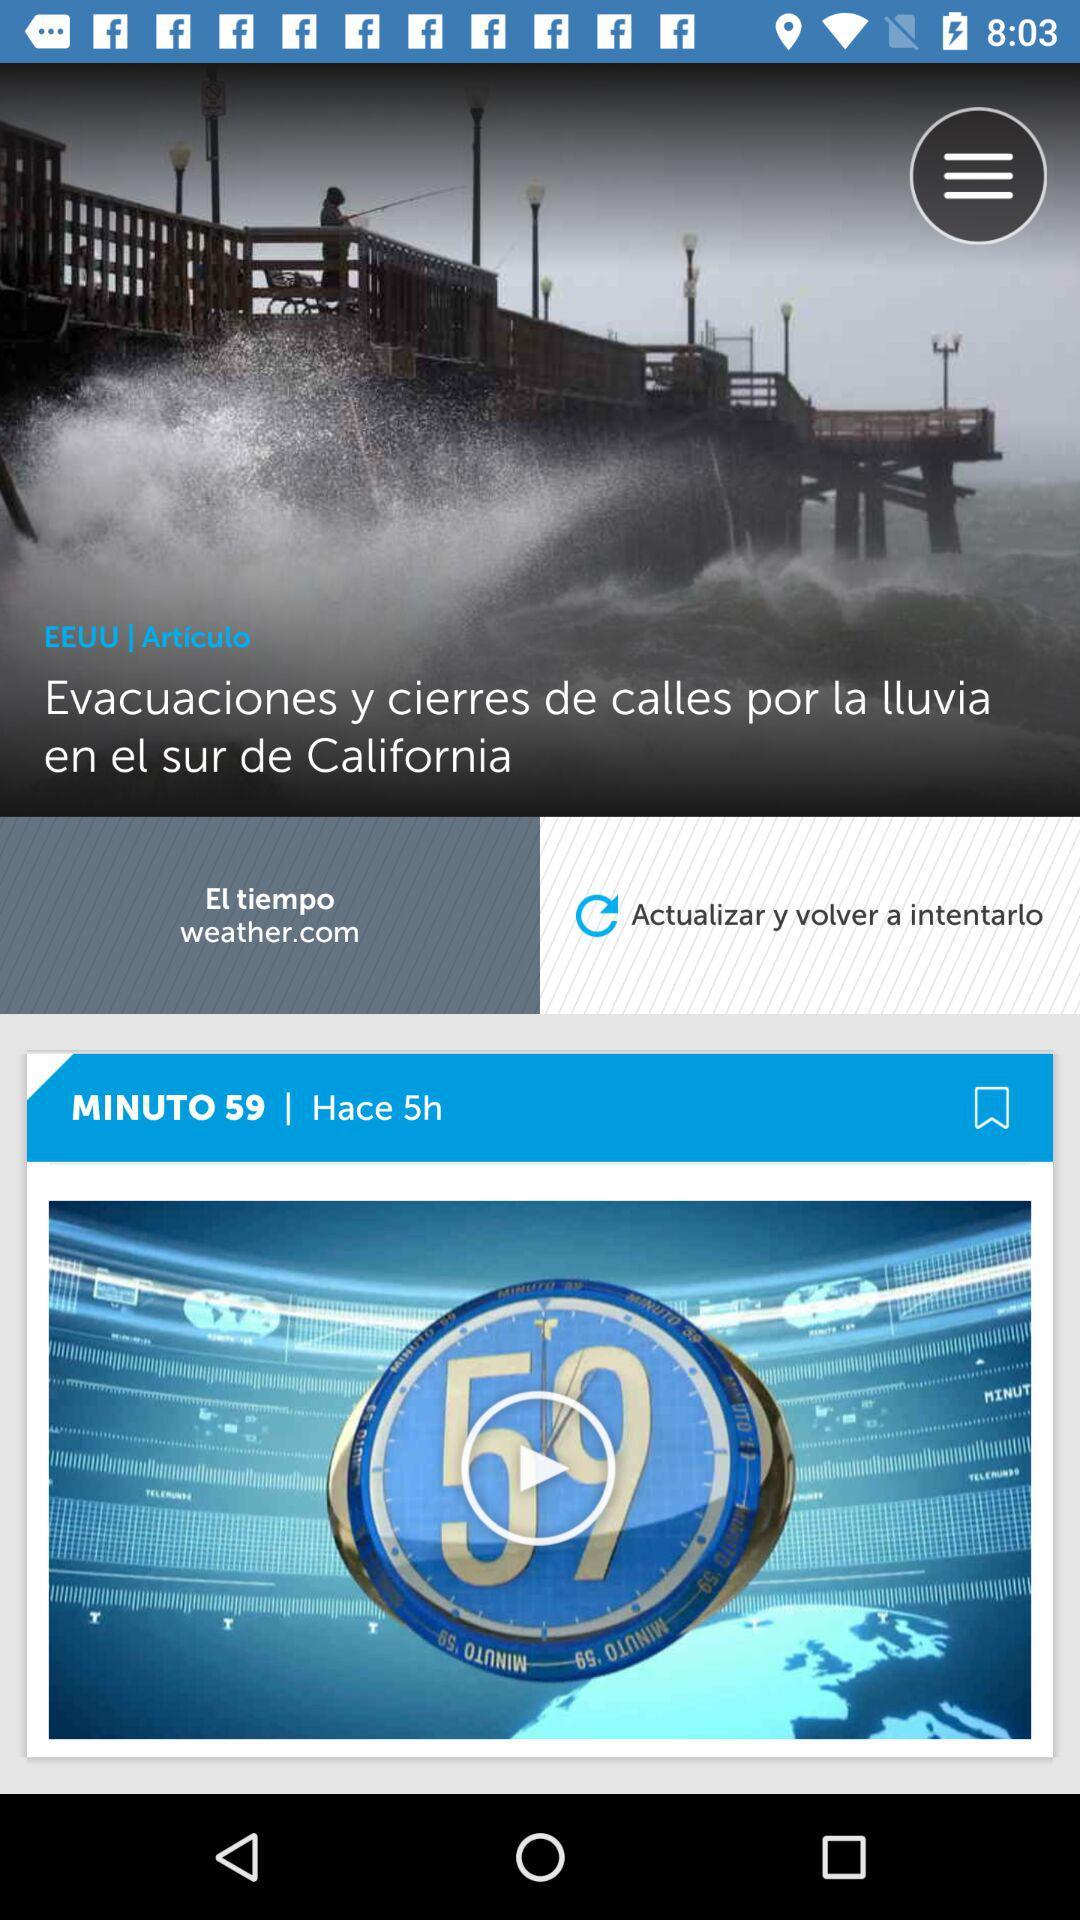  I want to click on the menu icon, so click(994, 153).